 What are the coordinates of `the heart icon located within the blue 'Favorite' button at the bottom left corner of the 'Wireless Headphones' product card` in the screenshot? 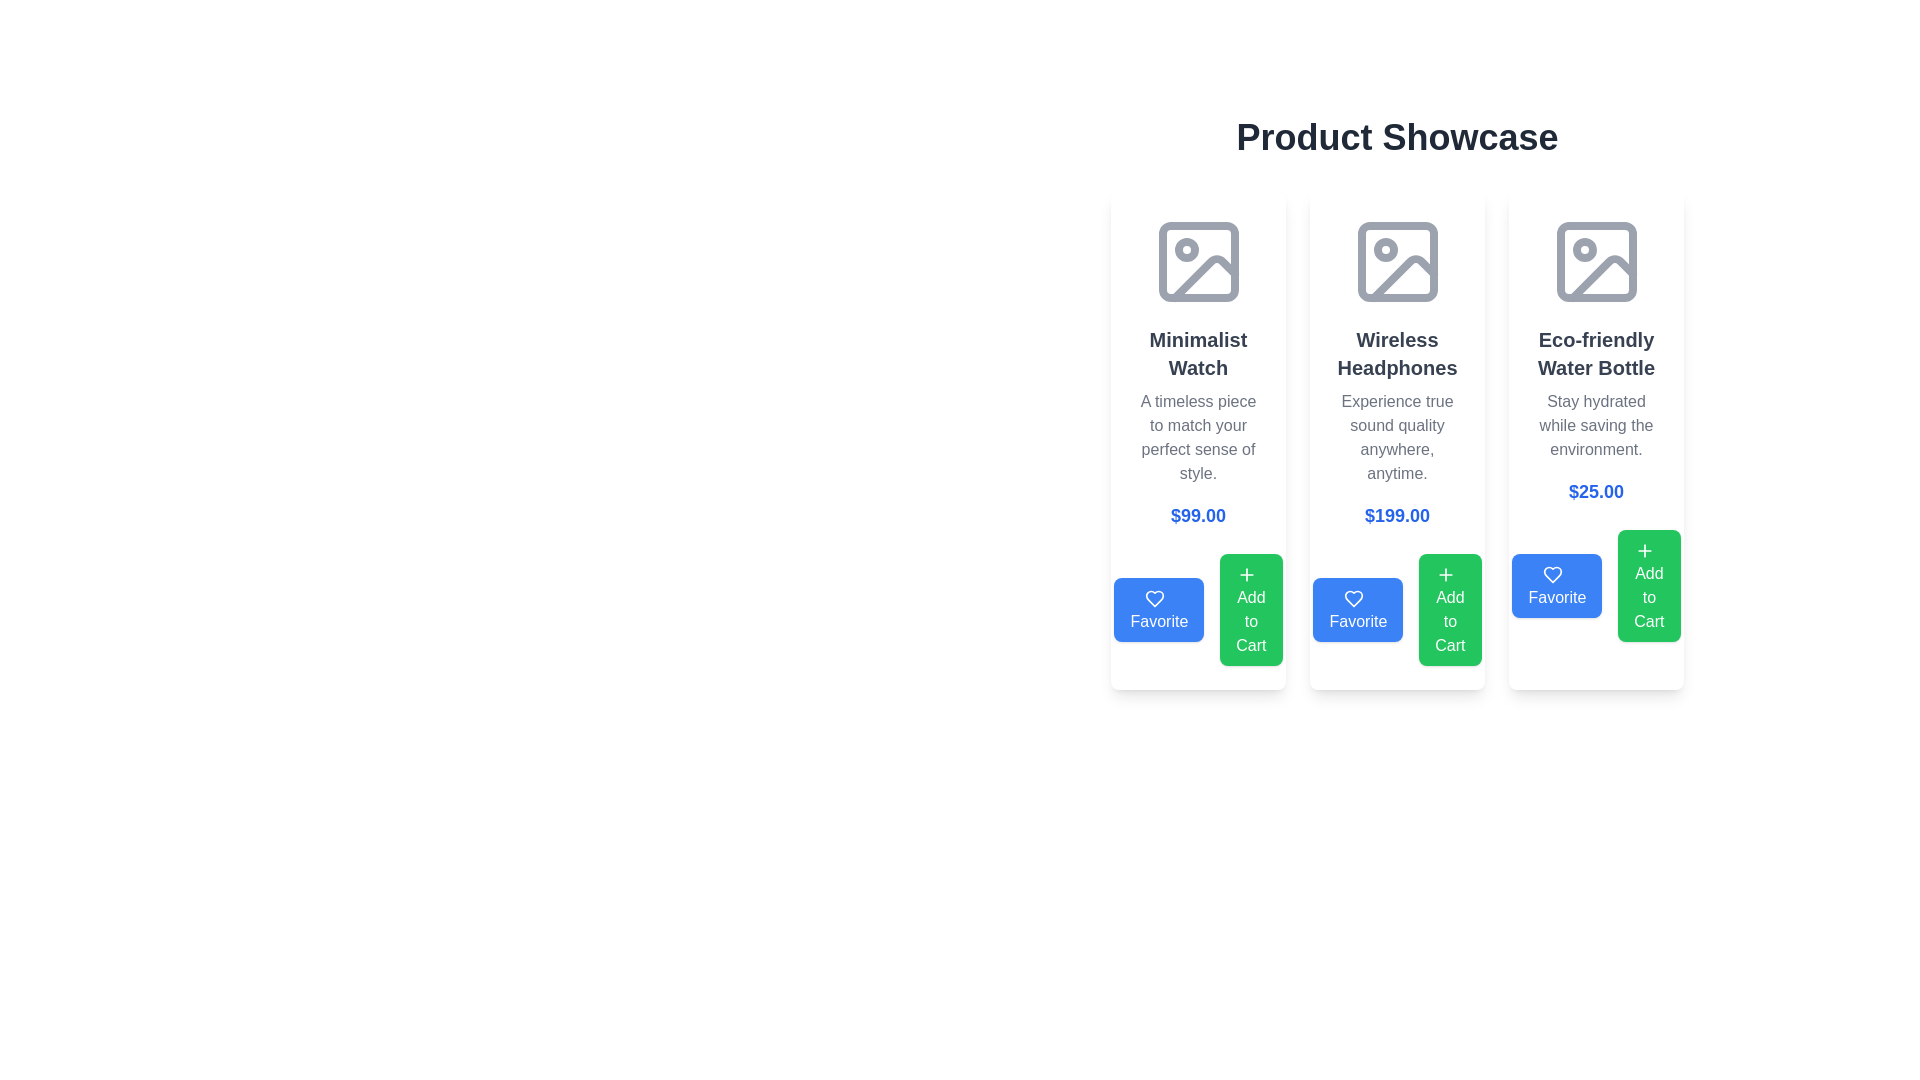 It's located at (1354, 597).